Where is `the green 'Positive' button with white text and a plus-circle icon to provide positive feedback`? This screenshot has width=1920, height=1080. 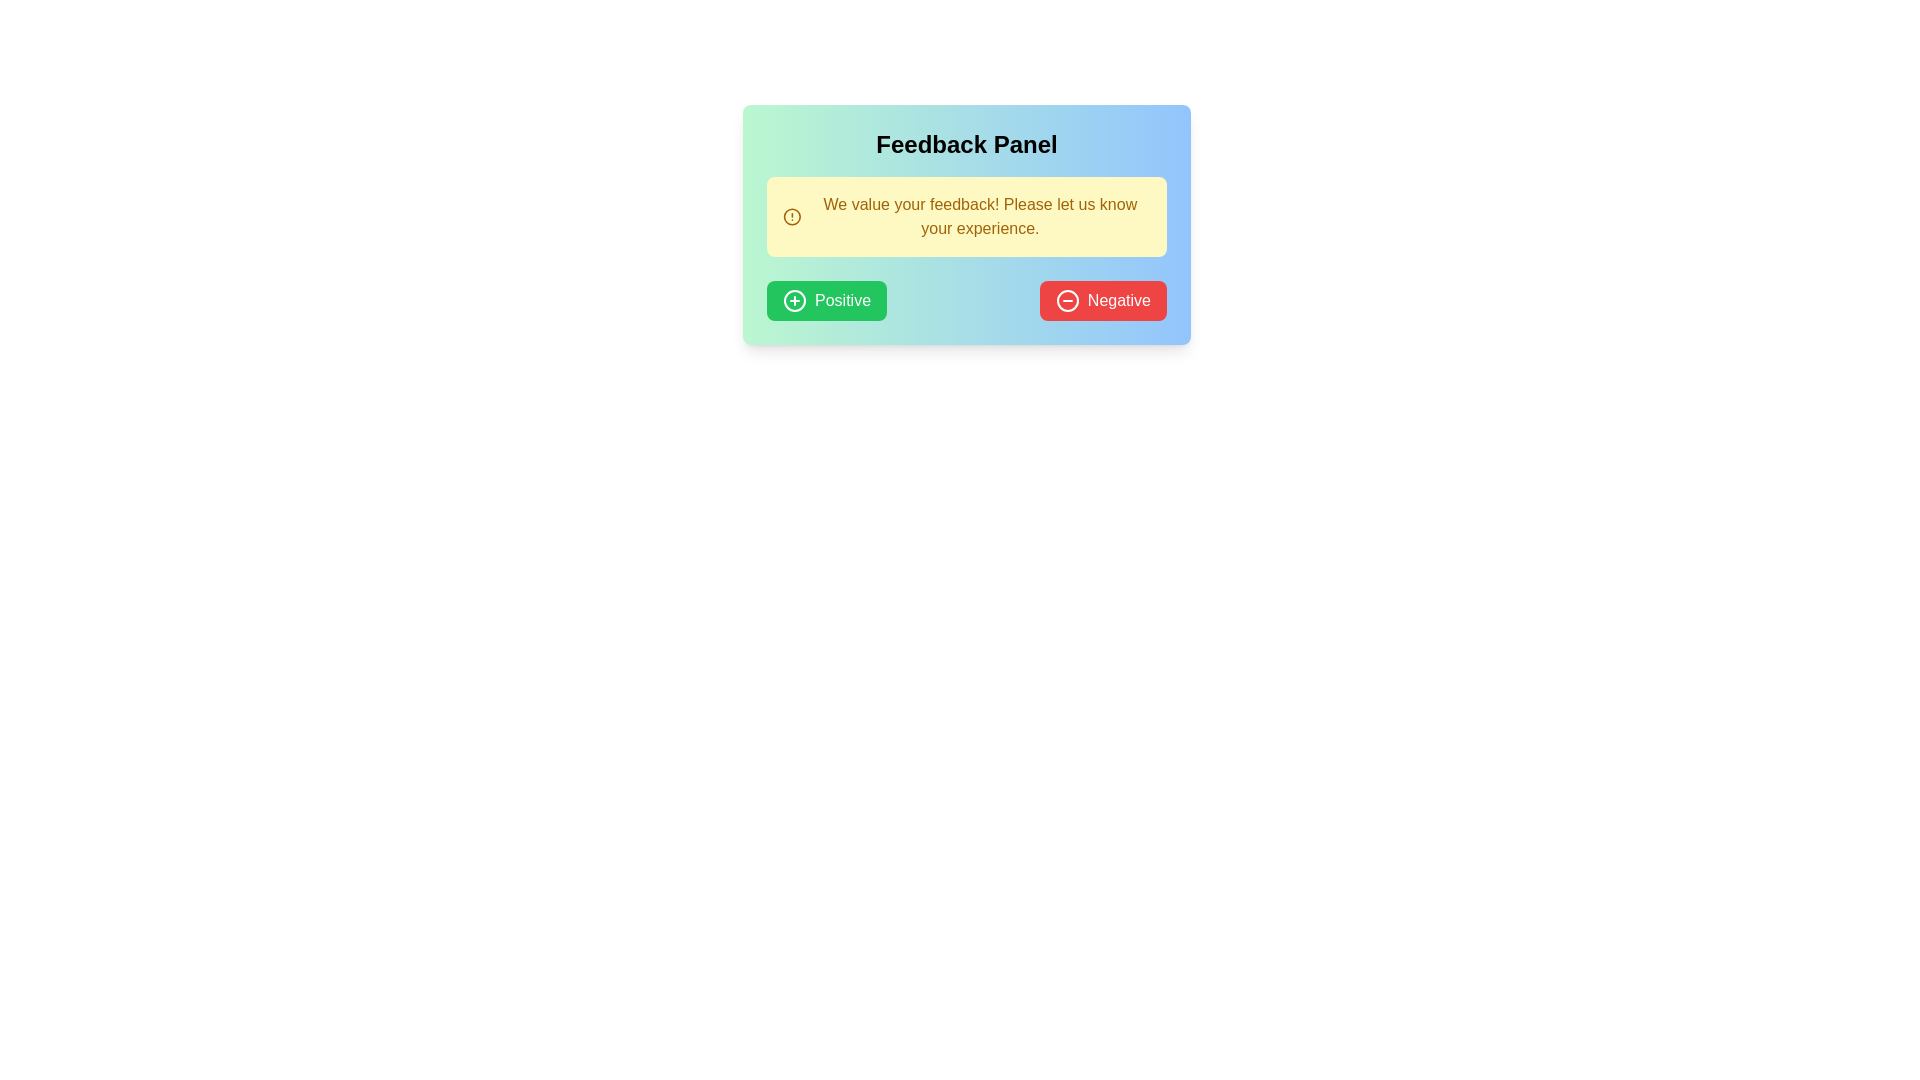
the green 'Positive' button with white text and a plus-circle icon to provide positive feedback is located at coordinates (826, 300).